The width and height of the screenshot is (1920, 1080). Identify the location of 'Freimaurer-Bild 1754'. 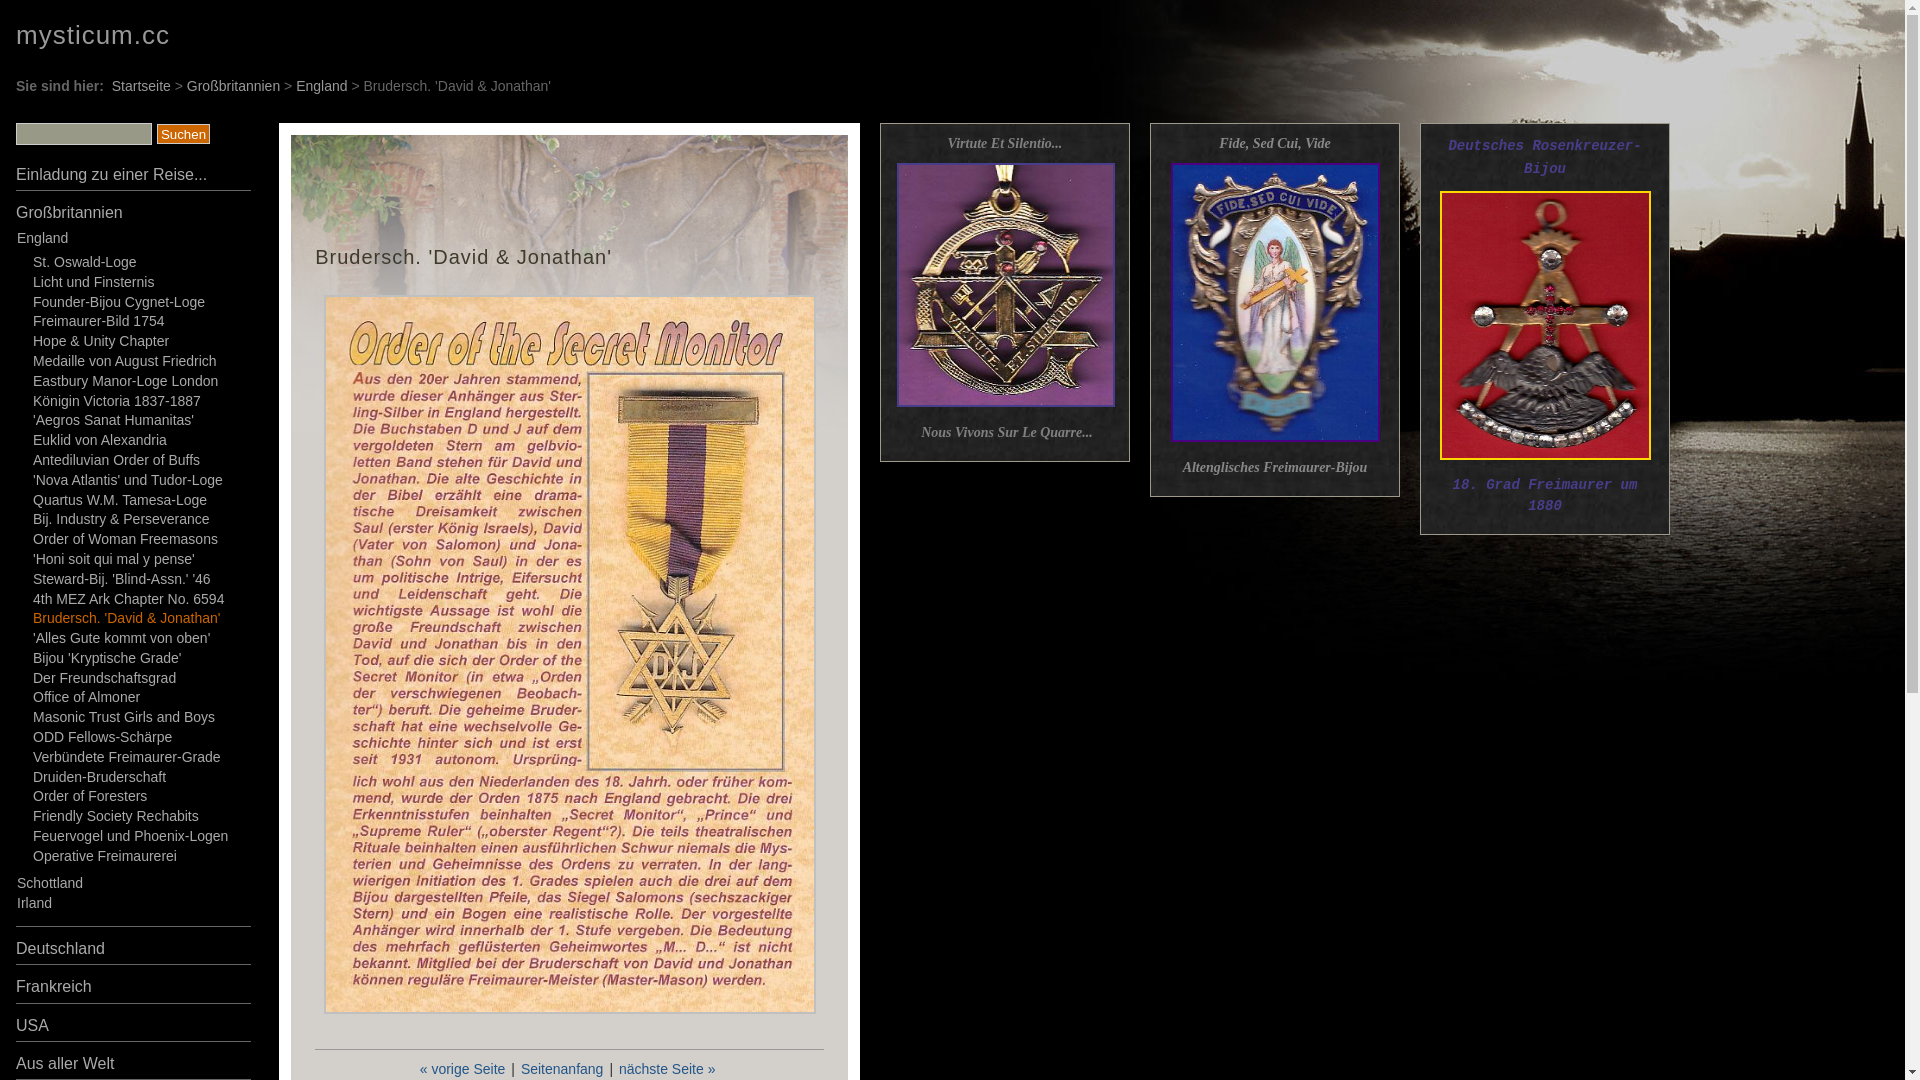
(98, 319).